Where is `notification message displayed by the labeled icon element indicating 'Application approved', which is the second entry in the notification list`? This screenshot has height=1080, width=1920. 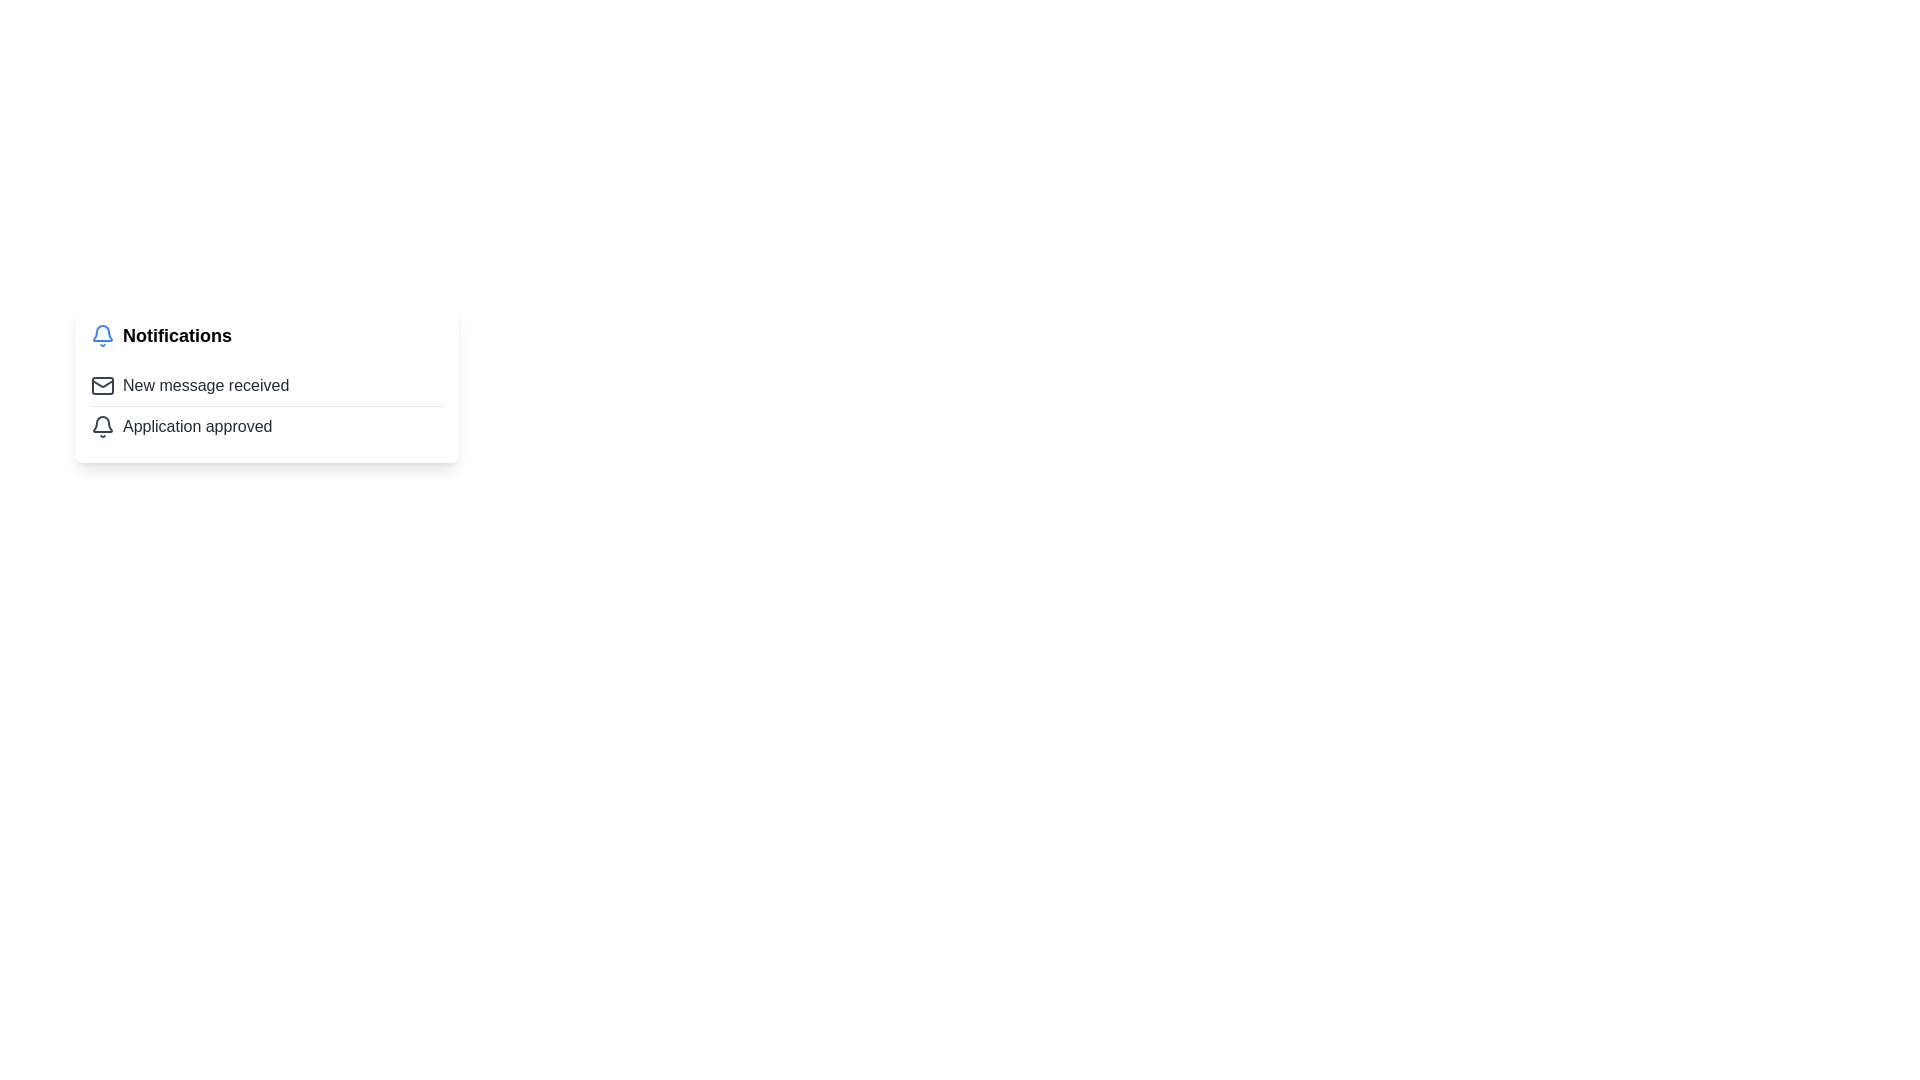
notification message displayed by the labeled icon element indicating 'Application approved', which is the second entry in the notification list is located at coordinates (266, 426).